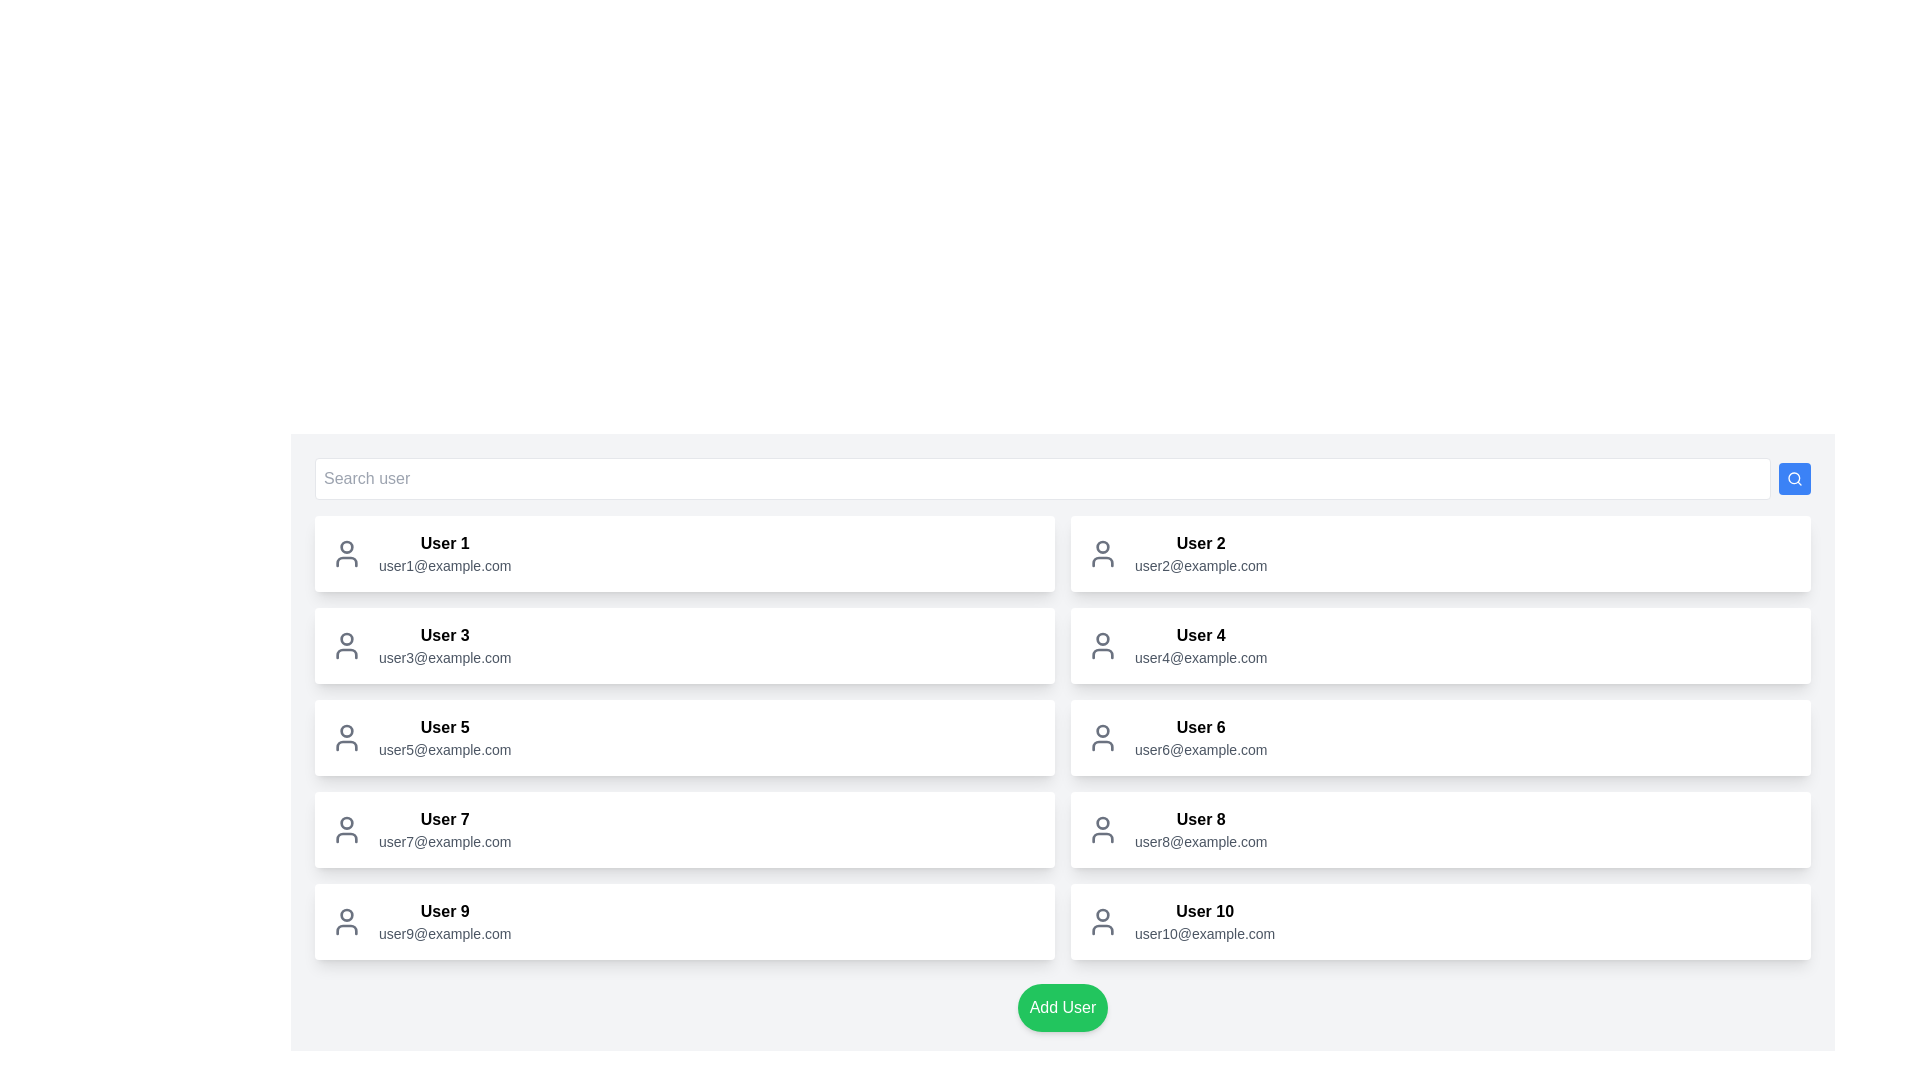 The image size is (1920, 1080). What do you see at coordinates (346, 554) in the screenshot?
I see `the user profile icon, which is a gray silhouette of a user located to the left of the text 'User 1' and 'user1@example.com'` at bounding box center [346, 554].